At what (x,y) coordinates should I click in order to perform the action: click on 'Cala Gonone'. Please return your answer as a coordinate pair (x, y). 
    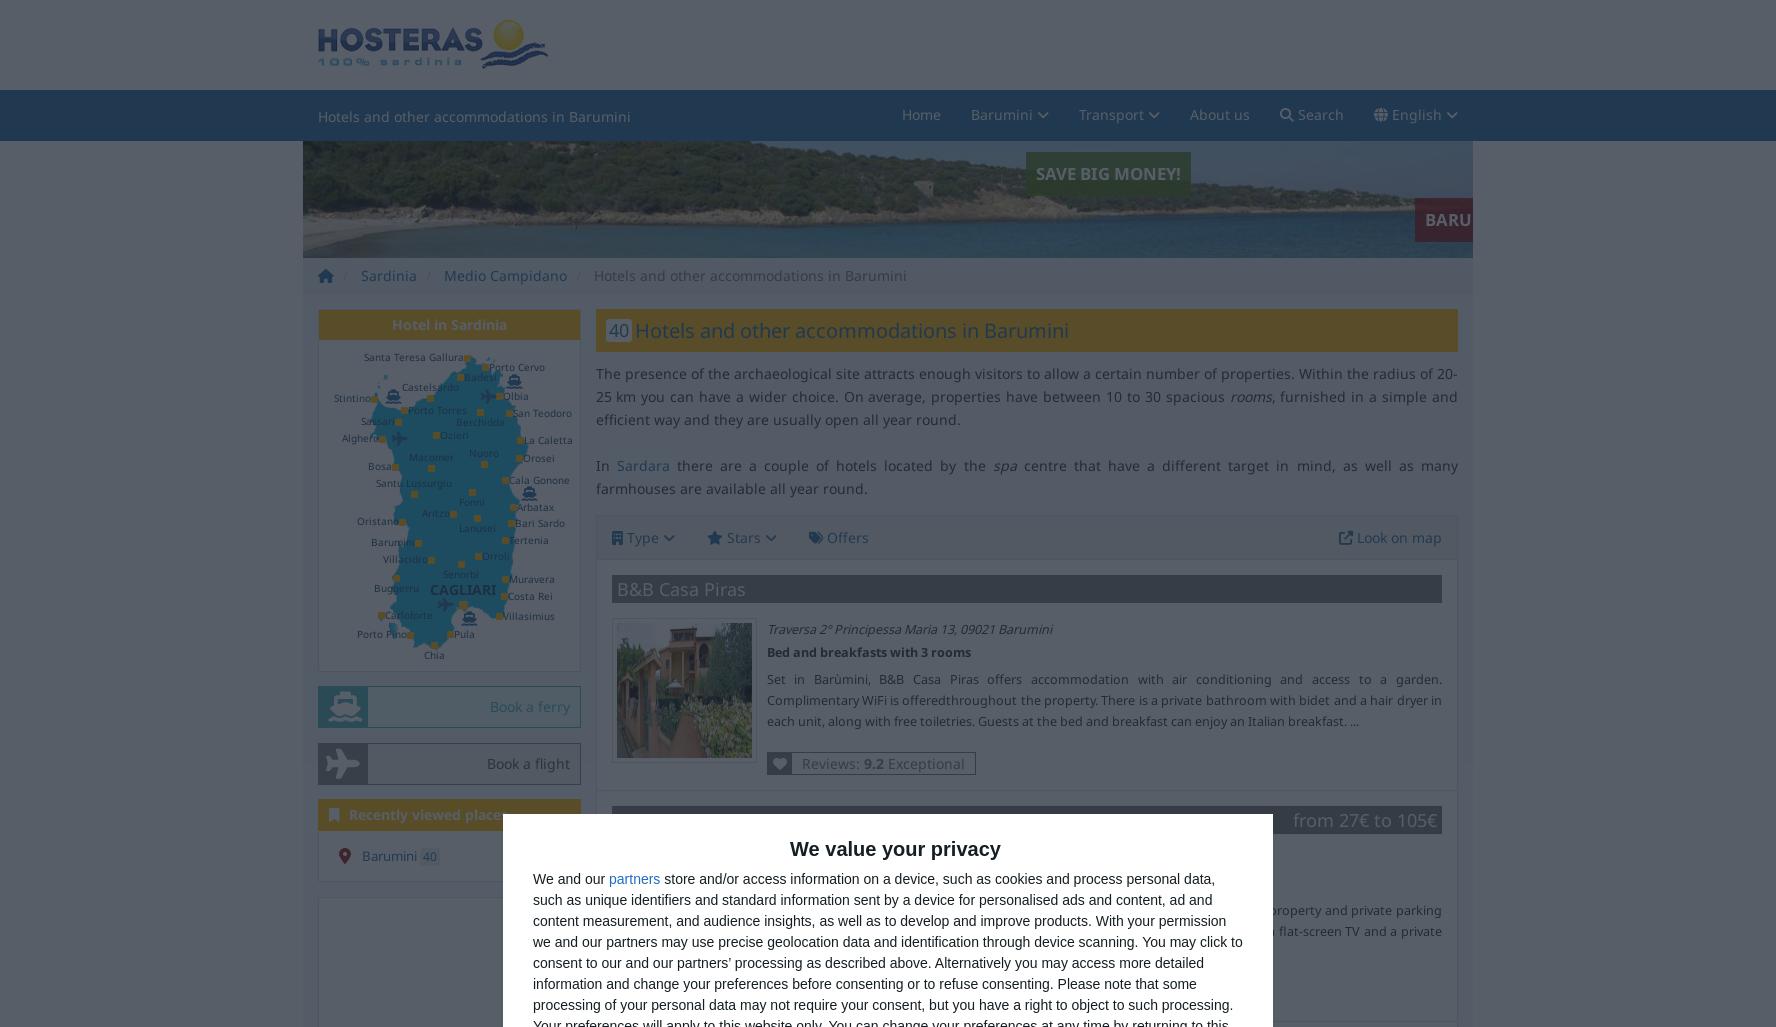
    Looking at the image, I should click on (508, 478).